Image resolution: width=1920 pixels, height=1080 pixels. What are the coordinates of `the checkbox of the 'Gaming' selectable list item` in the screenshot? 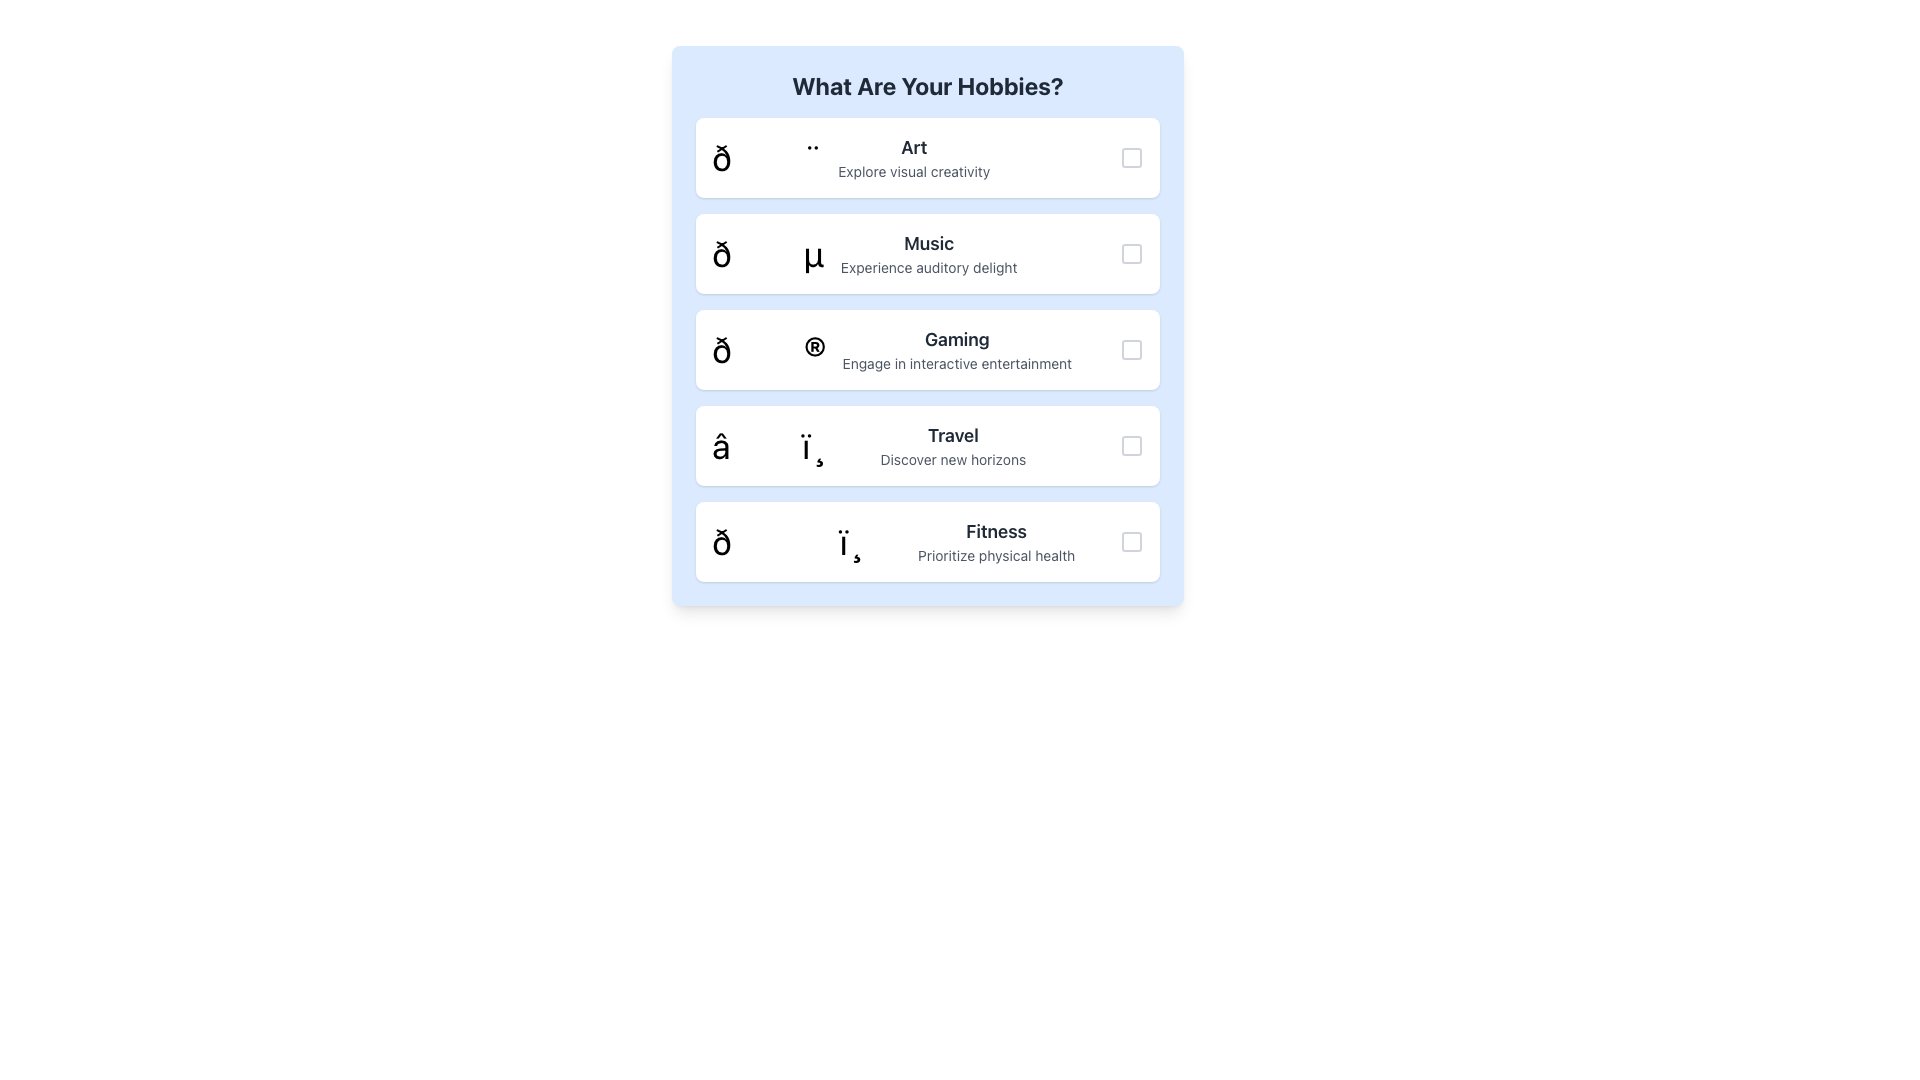 It's located at (926, 349).